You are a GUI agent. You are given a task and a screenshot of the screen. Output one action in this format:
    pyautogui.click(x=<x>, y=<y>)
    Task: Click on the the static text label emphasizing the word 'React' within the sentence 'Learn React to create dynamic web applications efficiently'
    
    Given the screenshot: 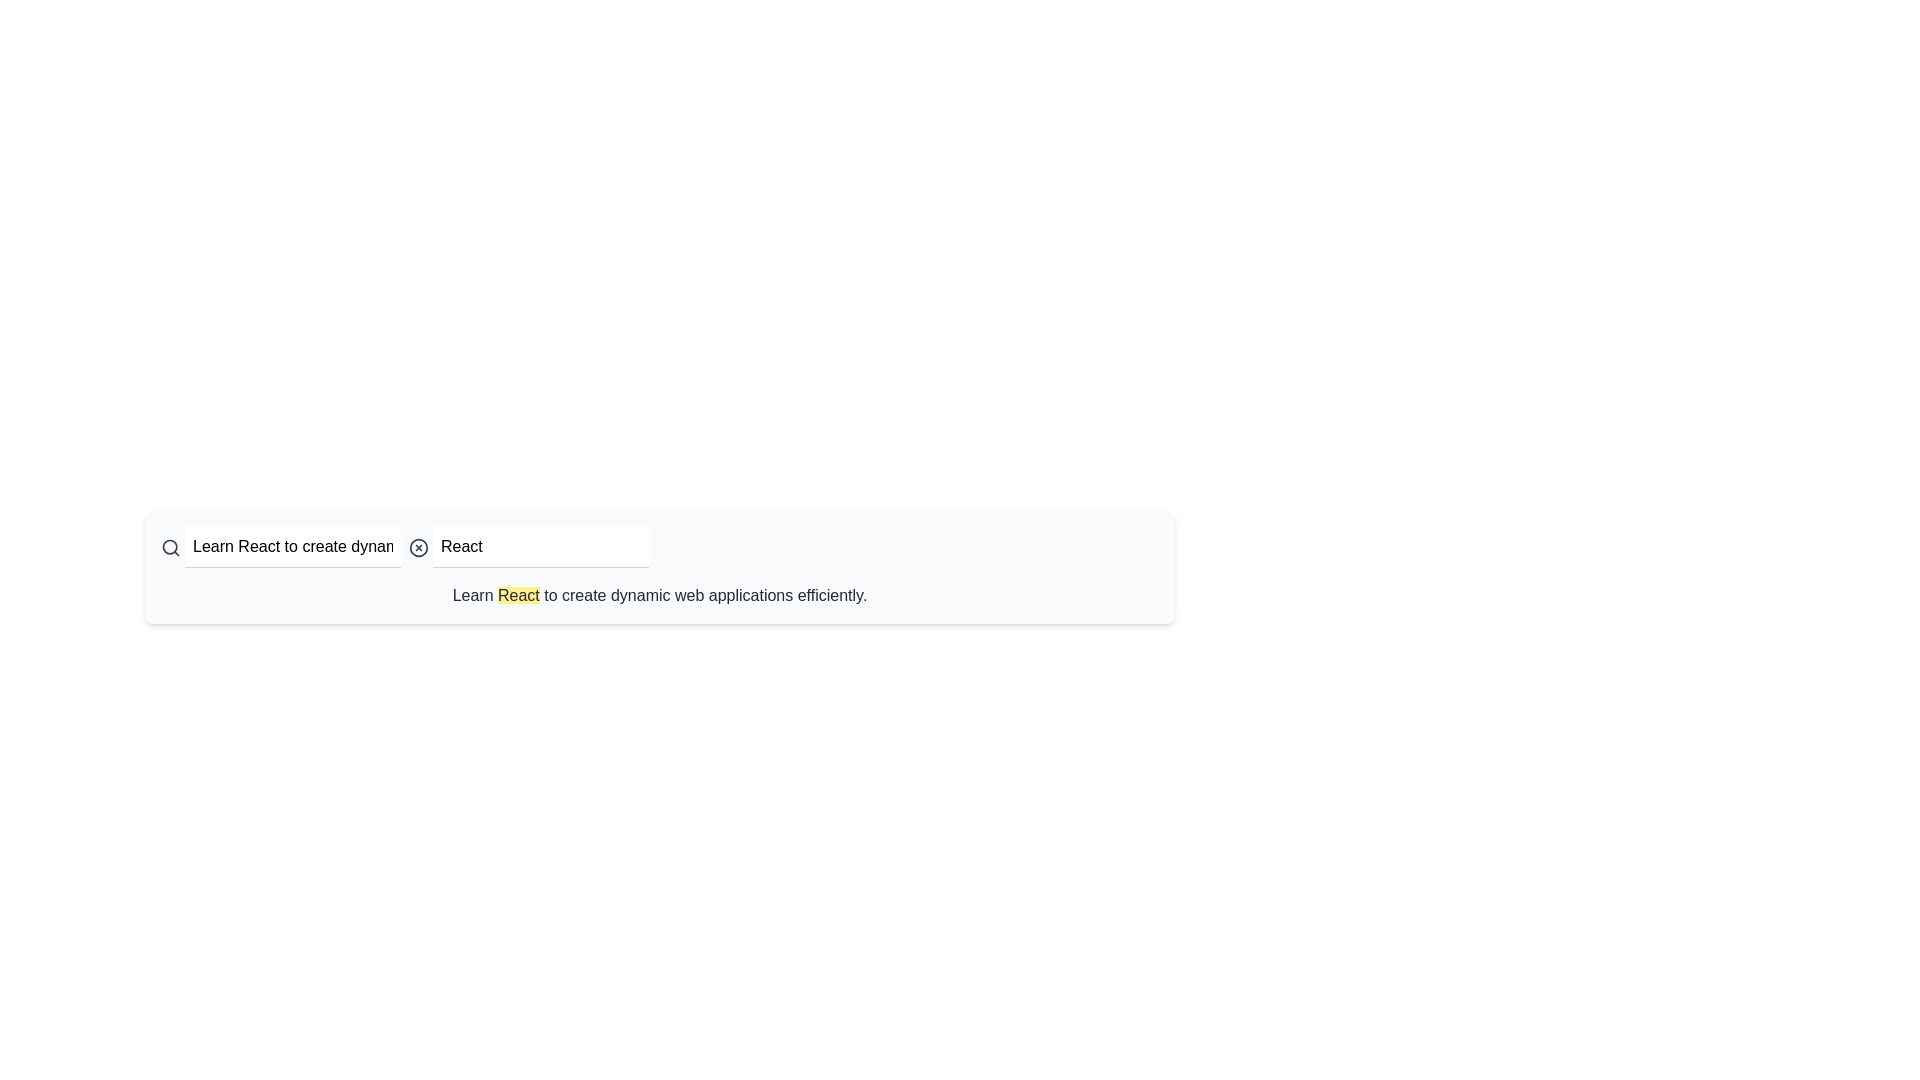 What is the action you would take?
    pyautogui.click(x=518, y=594)
    